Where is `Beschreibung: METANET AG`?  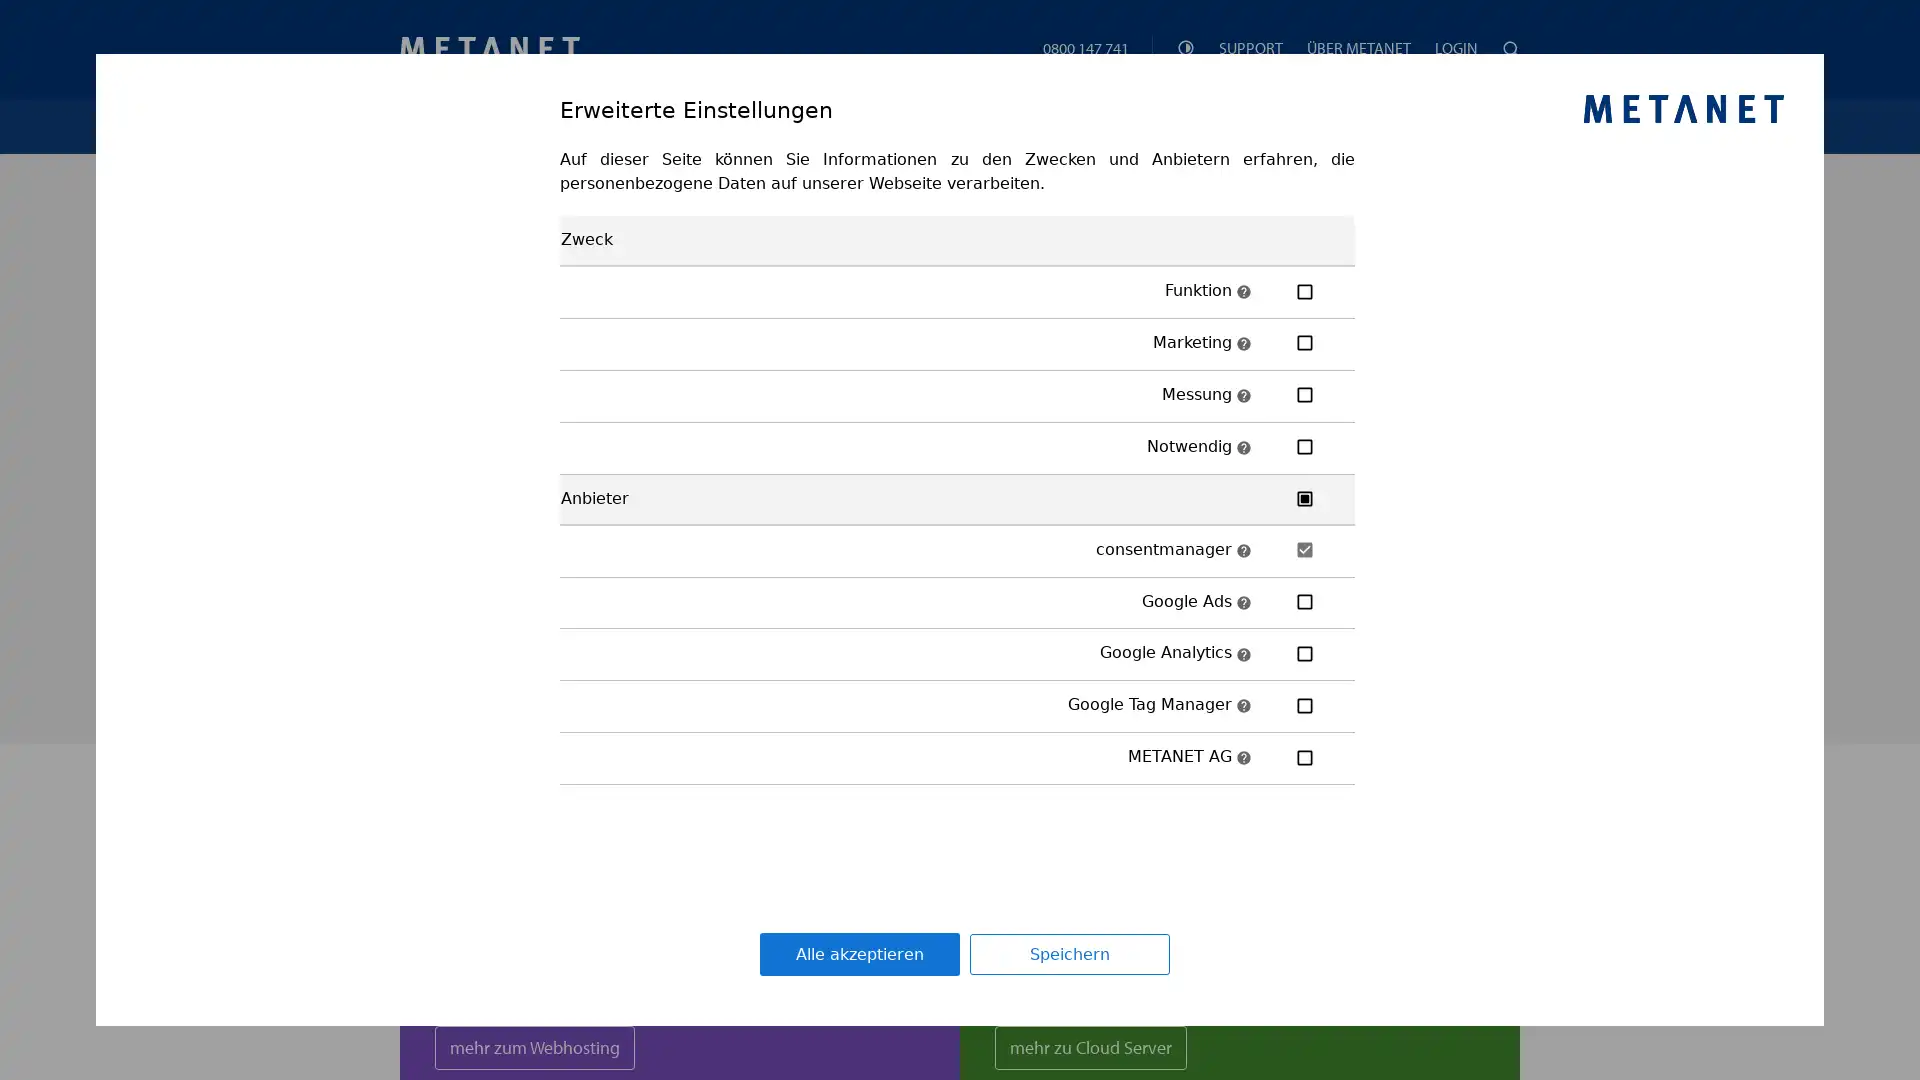
Beschreibung: METANET AG is located at coordinates (1242, 756).